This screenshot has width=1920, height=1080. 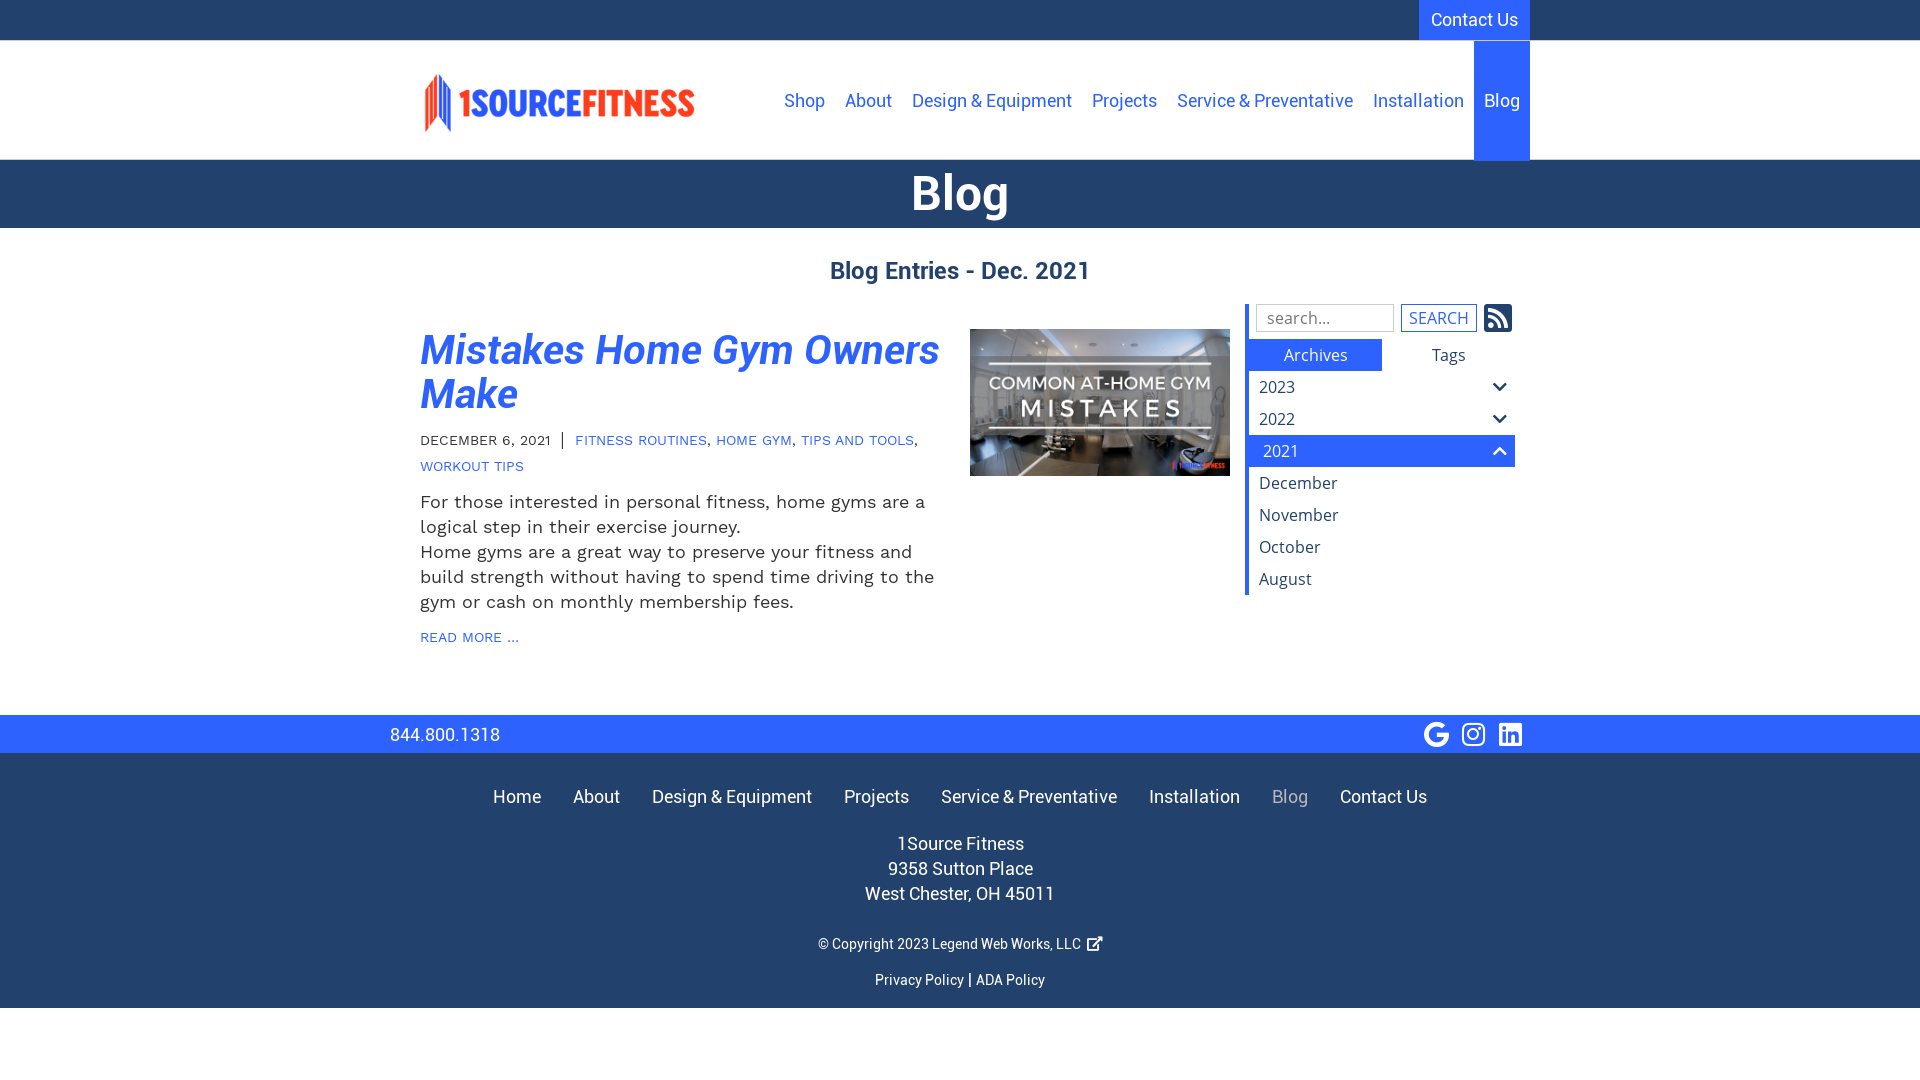 What do you see at coordinates (1010, 978) in the screenshot?
I see `'ADA Policy'` at bounding box center [1010, 978].